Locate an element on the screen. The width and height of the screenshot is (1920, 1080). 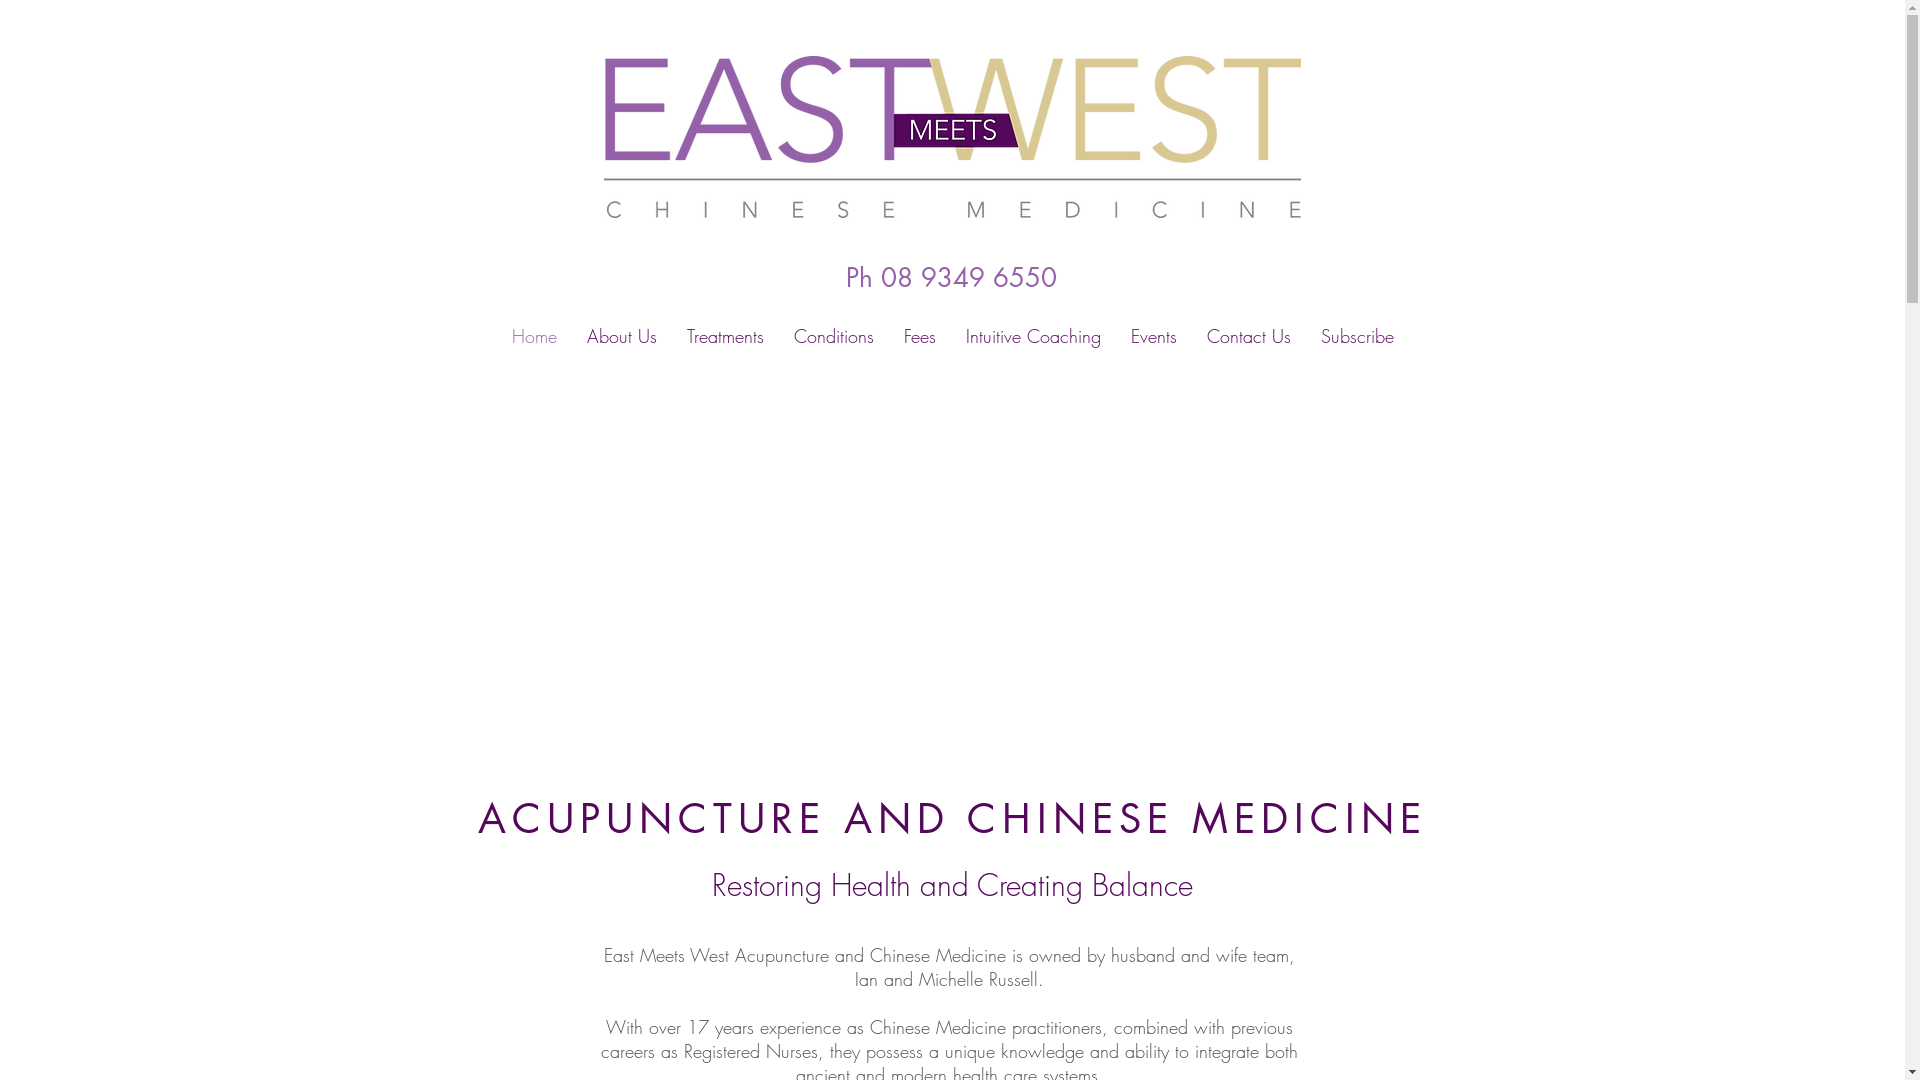
'Intuitive Coaching' is located at coordinates (1032, 334).